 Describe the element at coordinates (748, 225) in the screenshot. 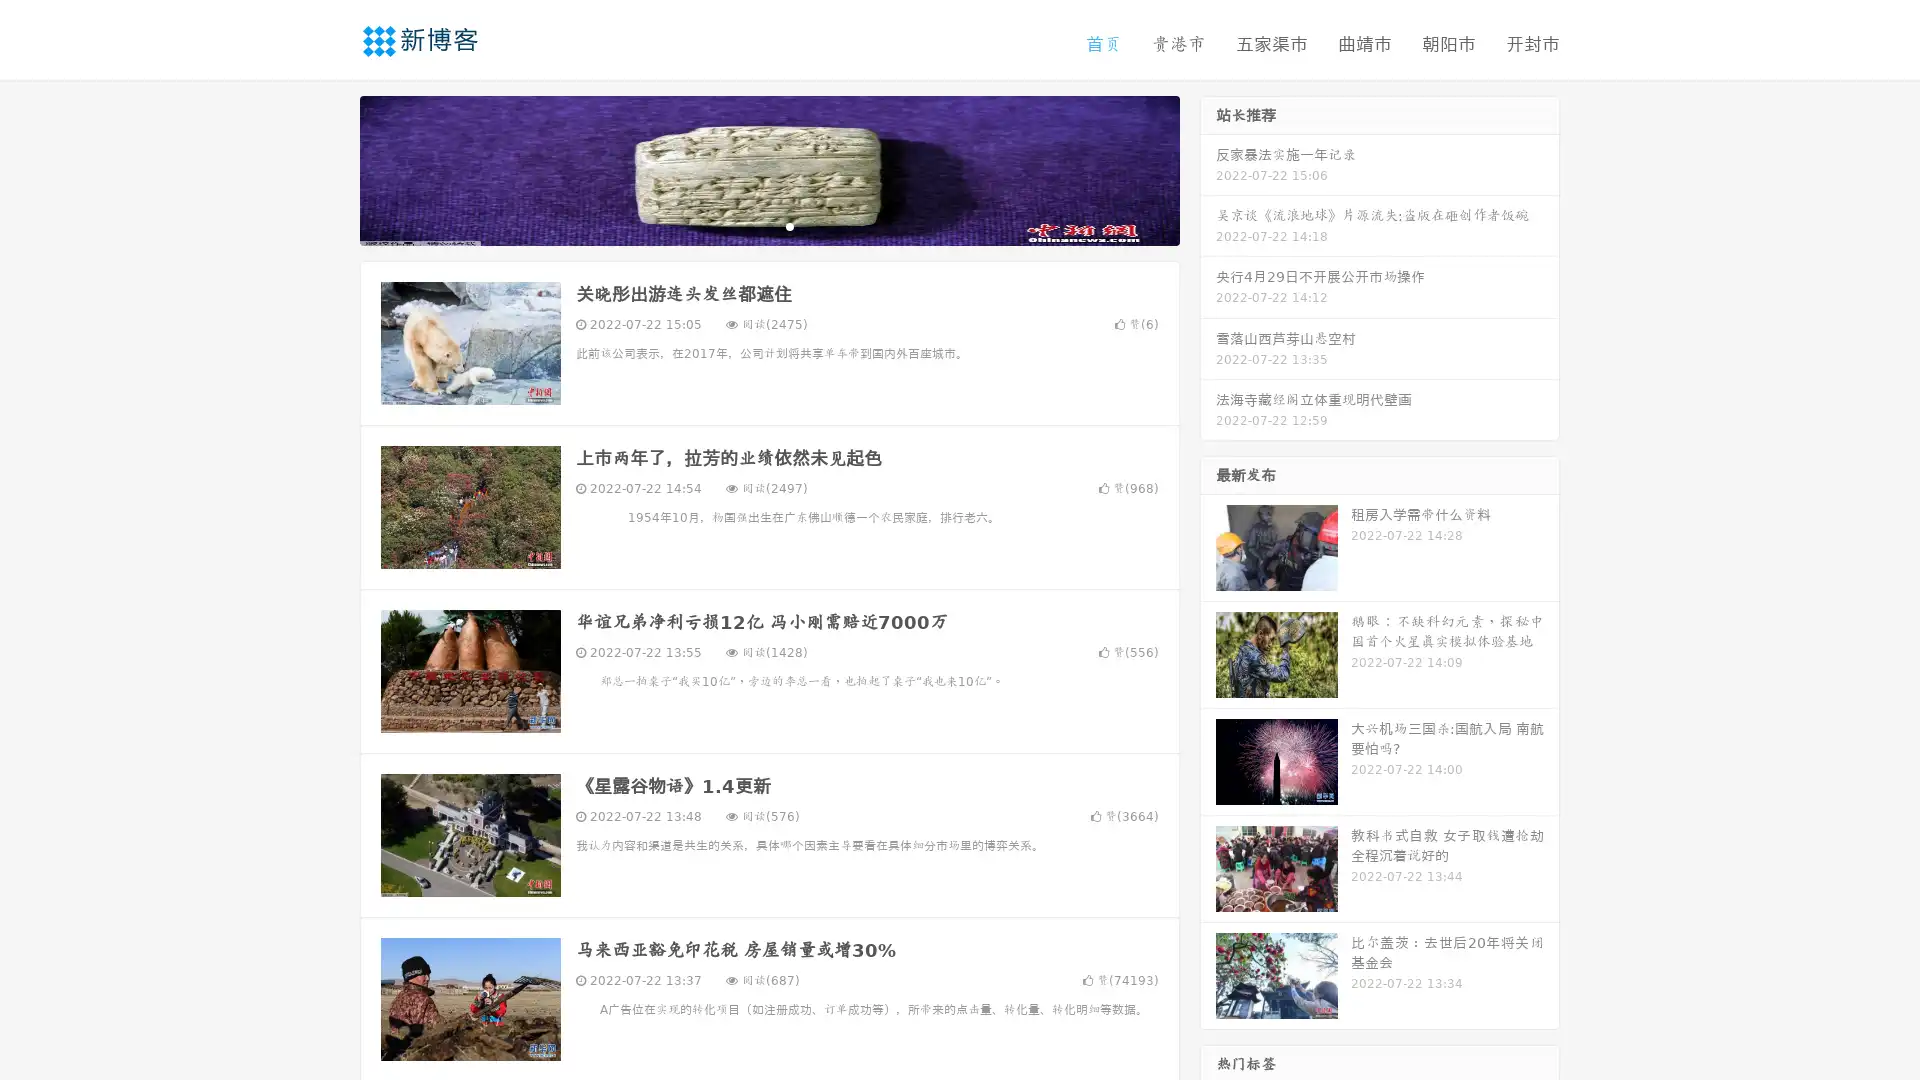

I see `Go to slide 1` at that location.